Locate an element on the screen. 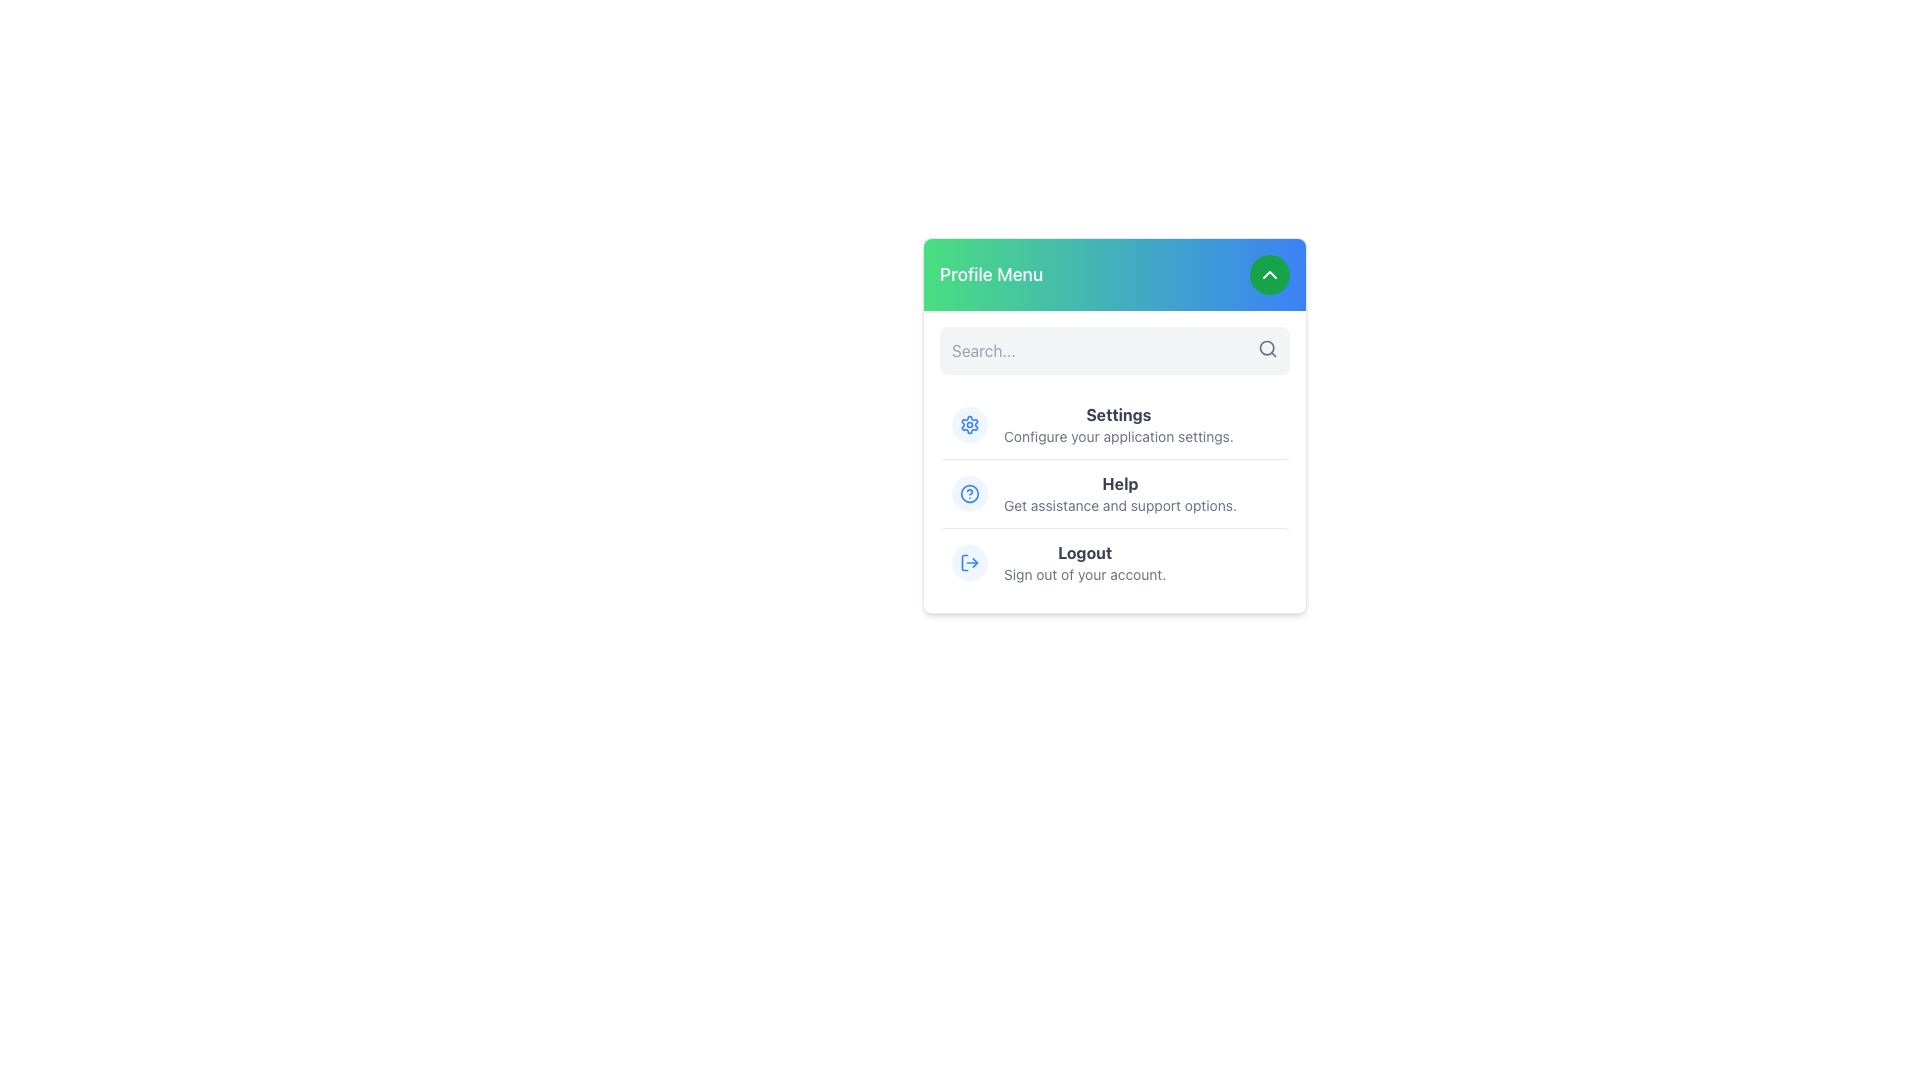 This screenshot has height=1080, width=1920. the outer circle of the help icon located to the left of the 'Help' text within the Profile Menu is located at coordinates (969, 493).